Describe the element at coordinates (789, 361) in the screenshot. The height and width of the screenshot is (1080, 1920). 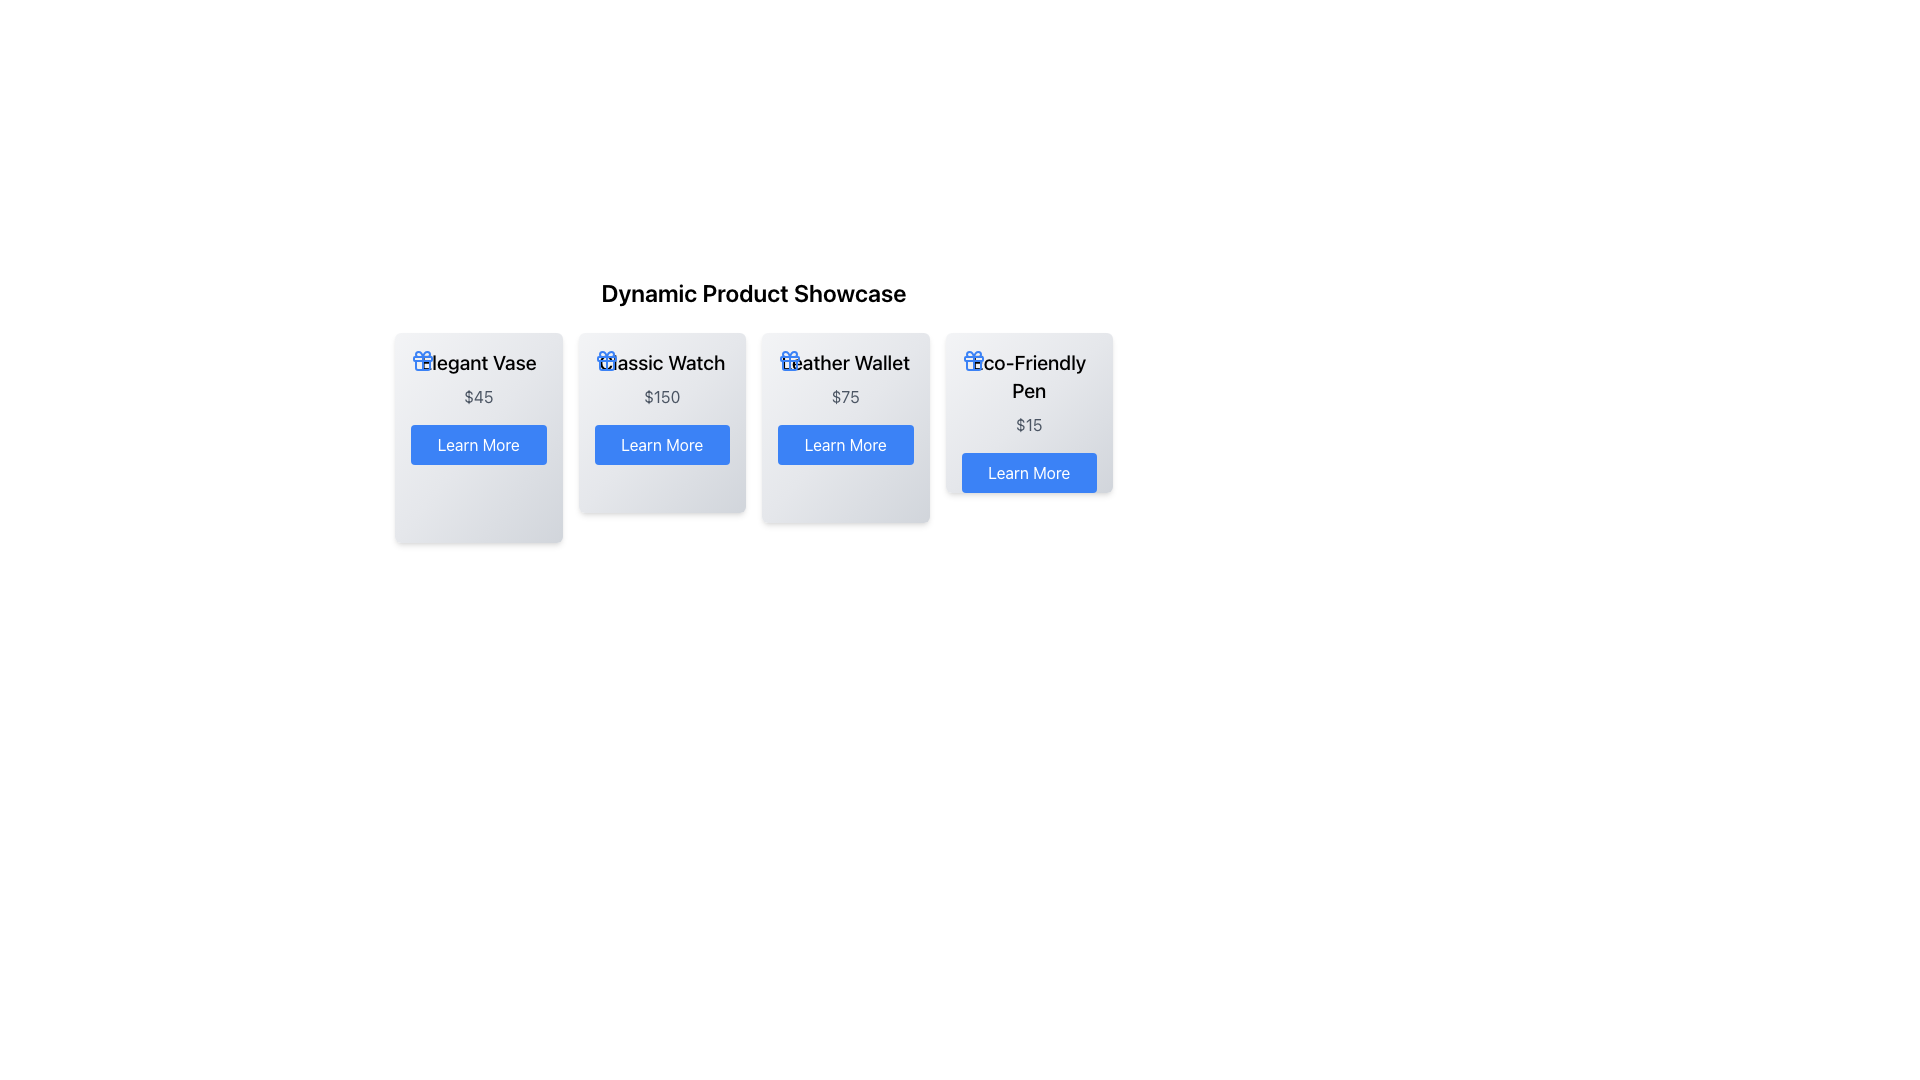
I see `the blue outlined gift icon with rounded corners, positioned at the top-left corner of the 'Leather Wallet' product card, above the text 'Leather Wallet'` at that location.